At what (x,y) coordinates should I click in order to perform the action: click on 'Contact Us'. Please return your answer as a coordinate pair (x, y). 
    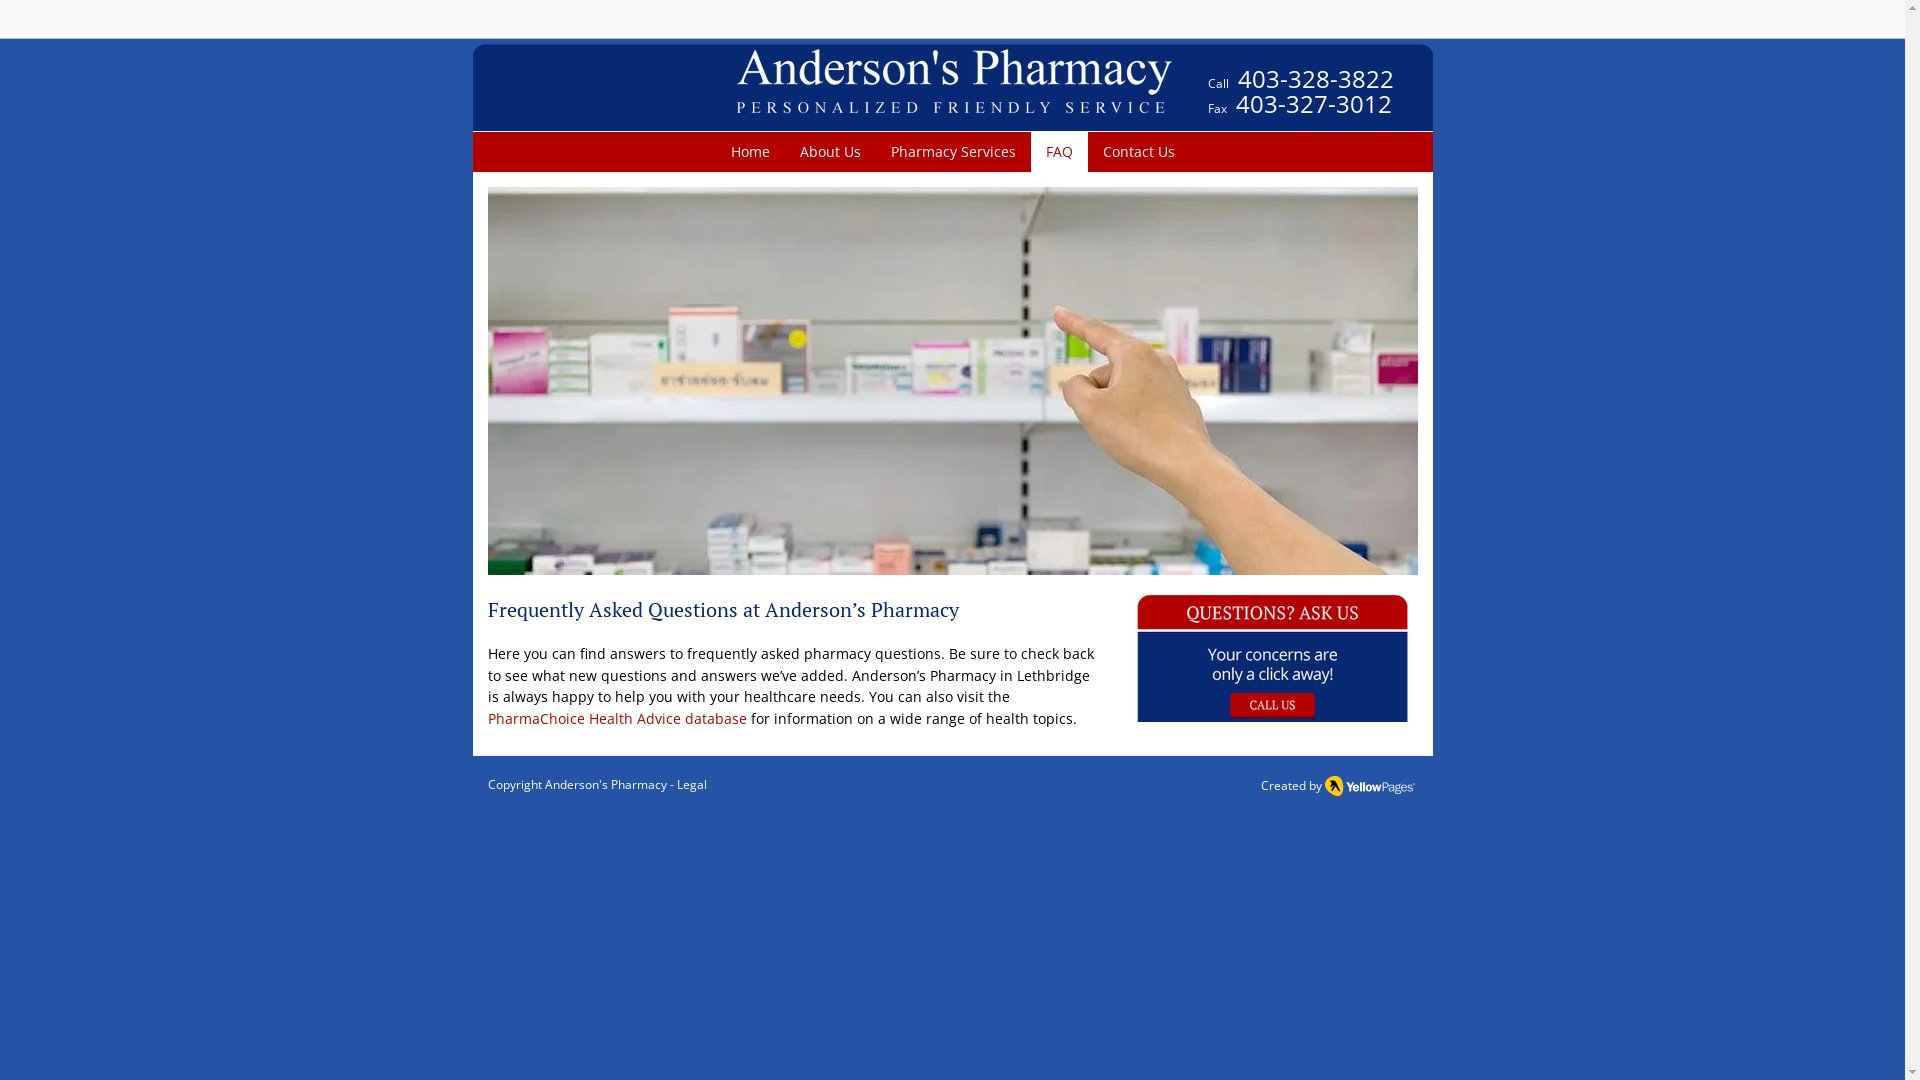
    Looking at the image, I should click on (1138, 150).